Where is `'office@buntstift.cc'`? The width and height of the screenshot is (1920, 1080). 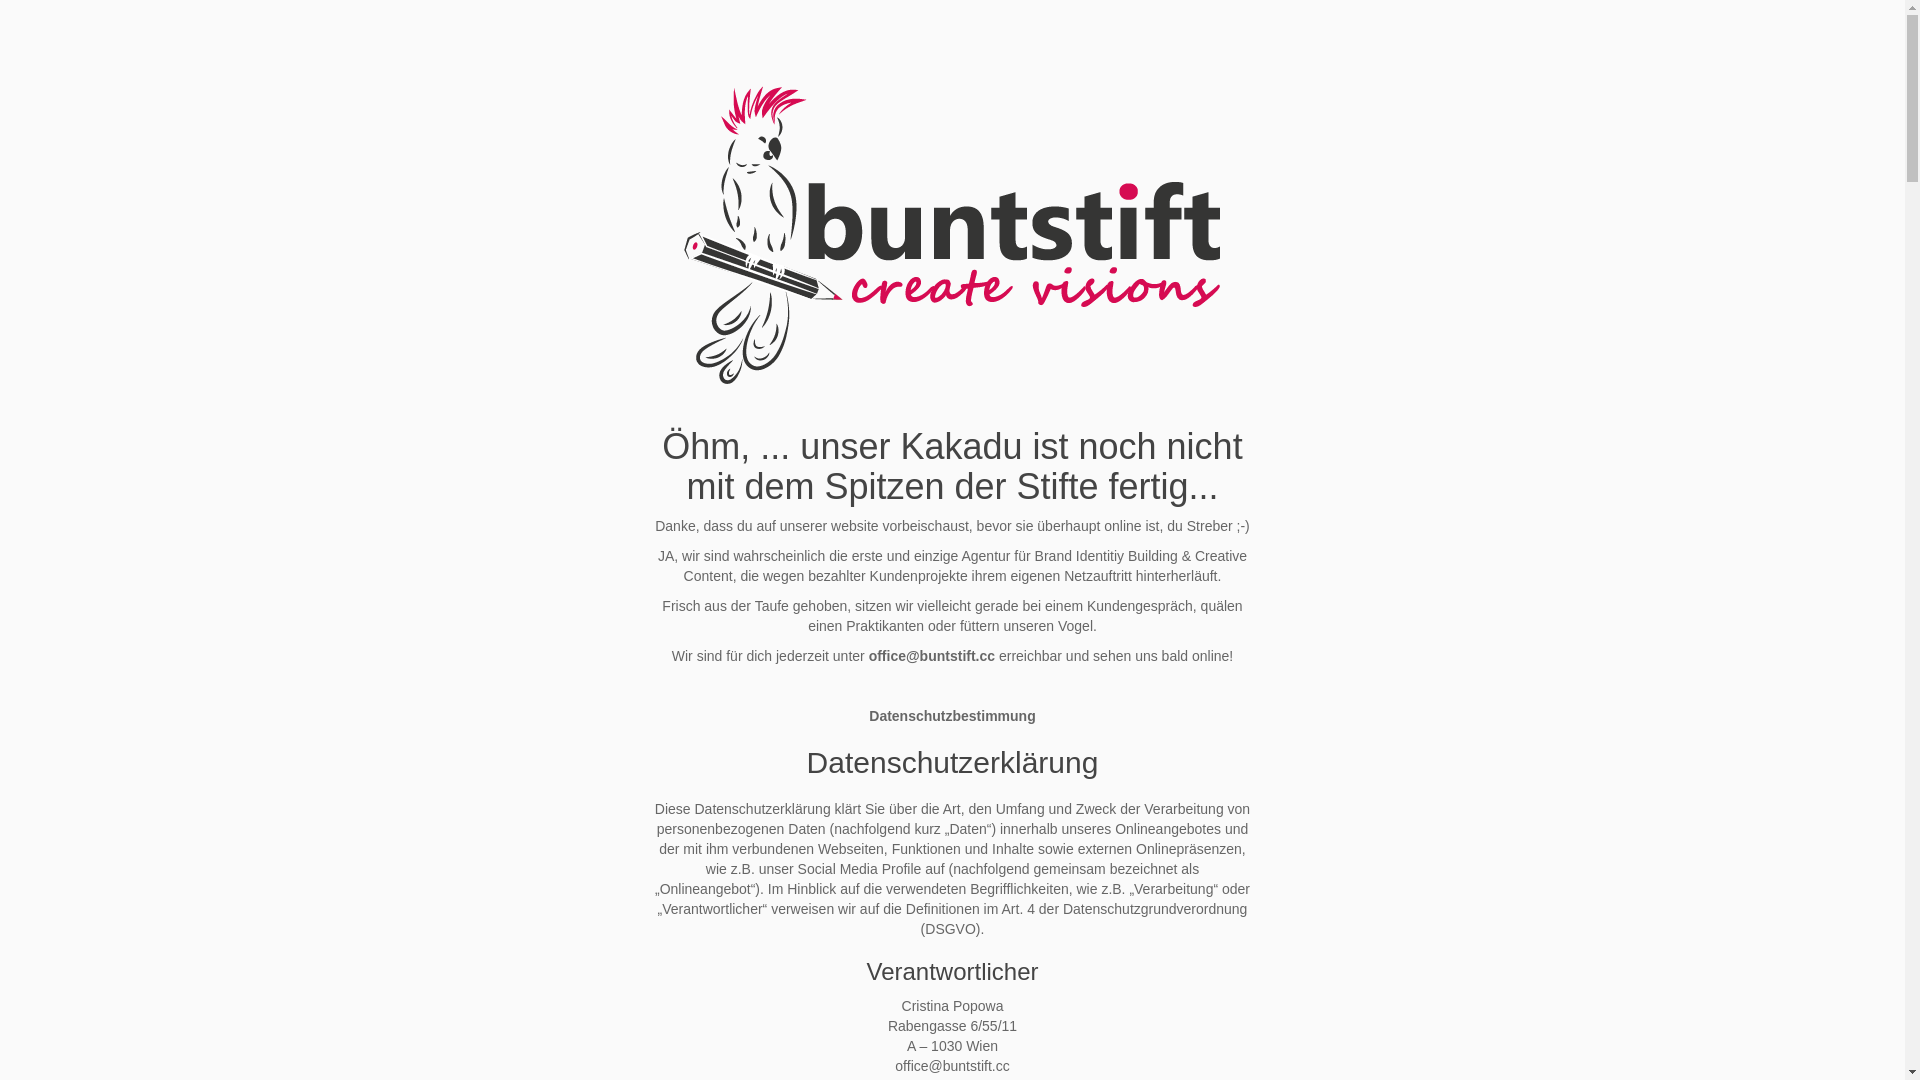
'office@buntstift.cc' is located at coordinates (930, 655).